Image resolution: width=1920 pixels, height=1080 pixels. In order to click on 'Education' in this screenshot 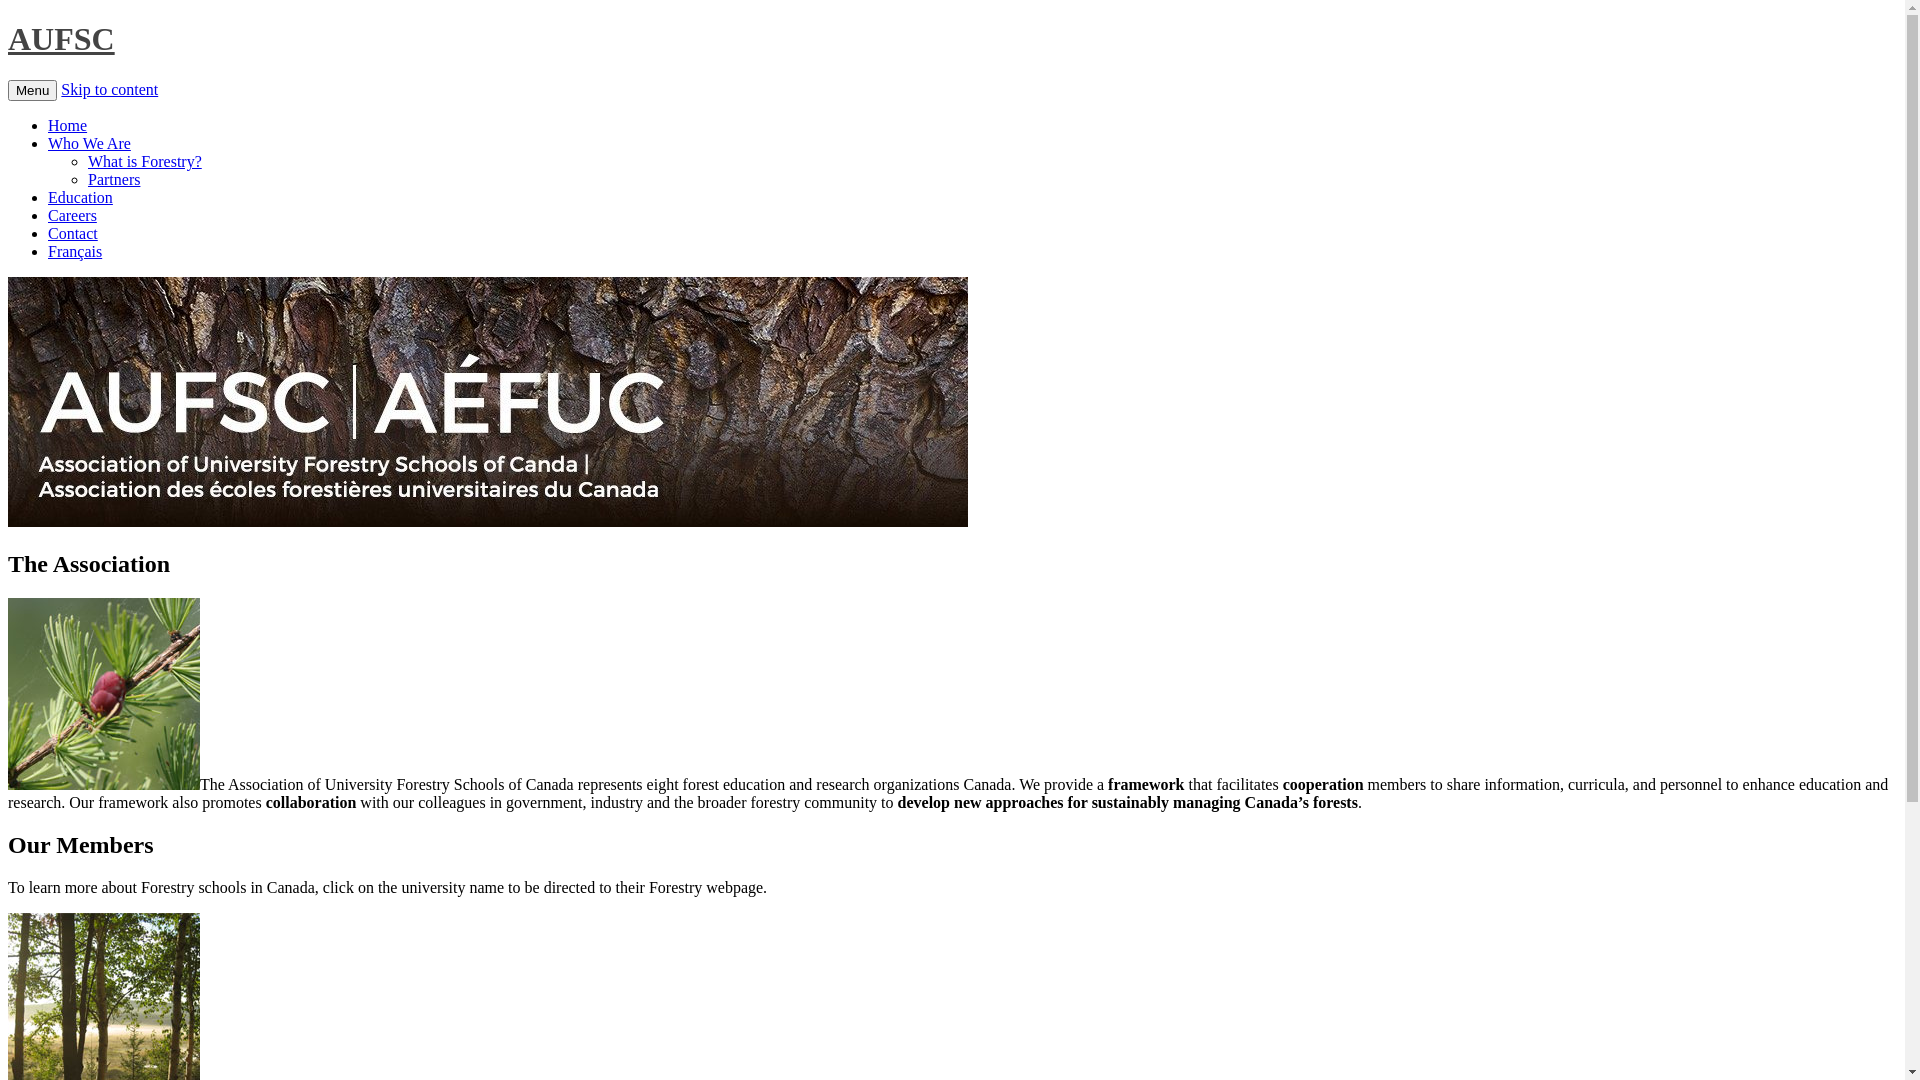, I will do `click(80, 197)`.